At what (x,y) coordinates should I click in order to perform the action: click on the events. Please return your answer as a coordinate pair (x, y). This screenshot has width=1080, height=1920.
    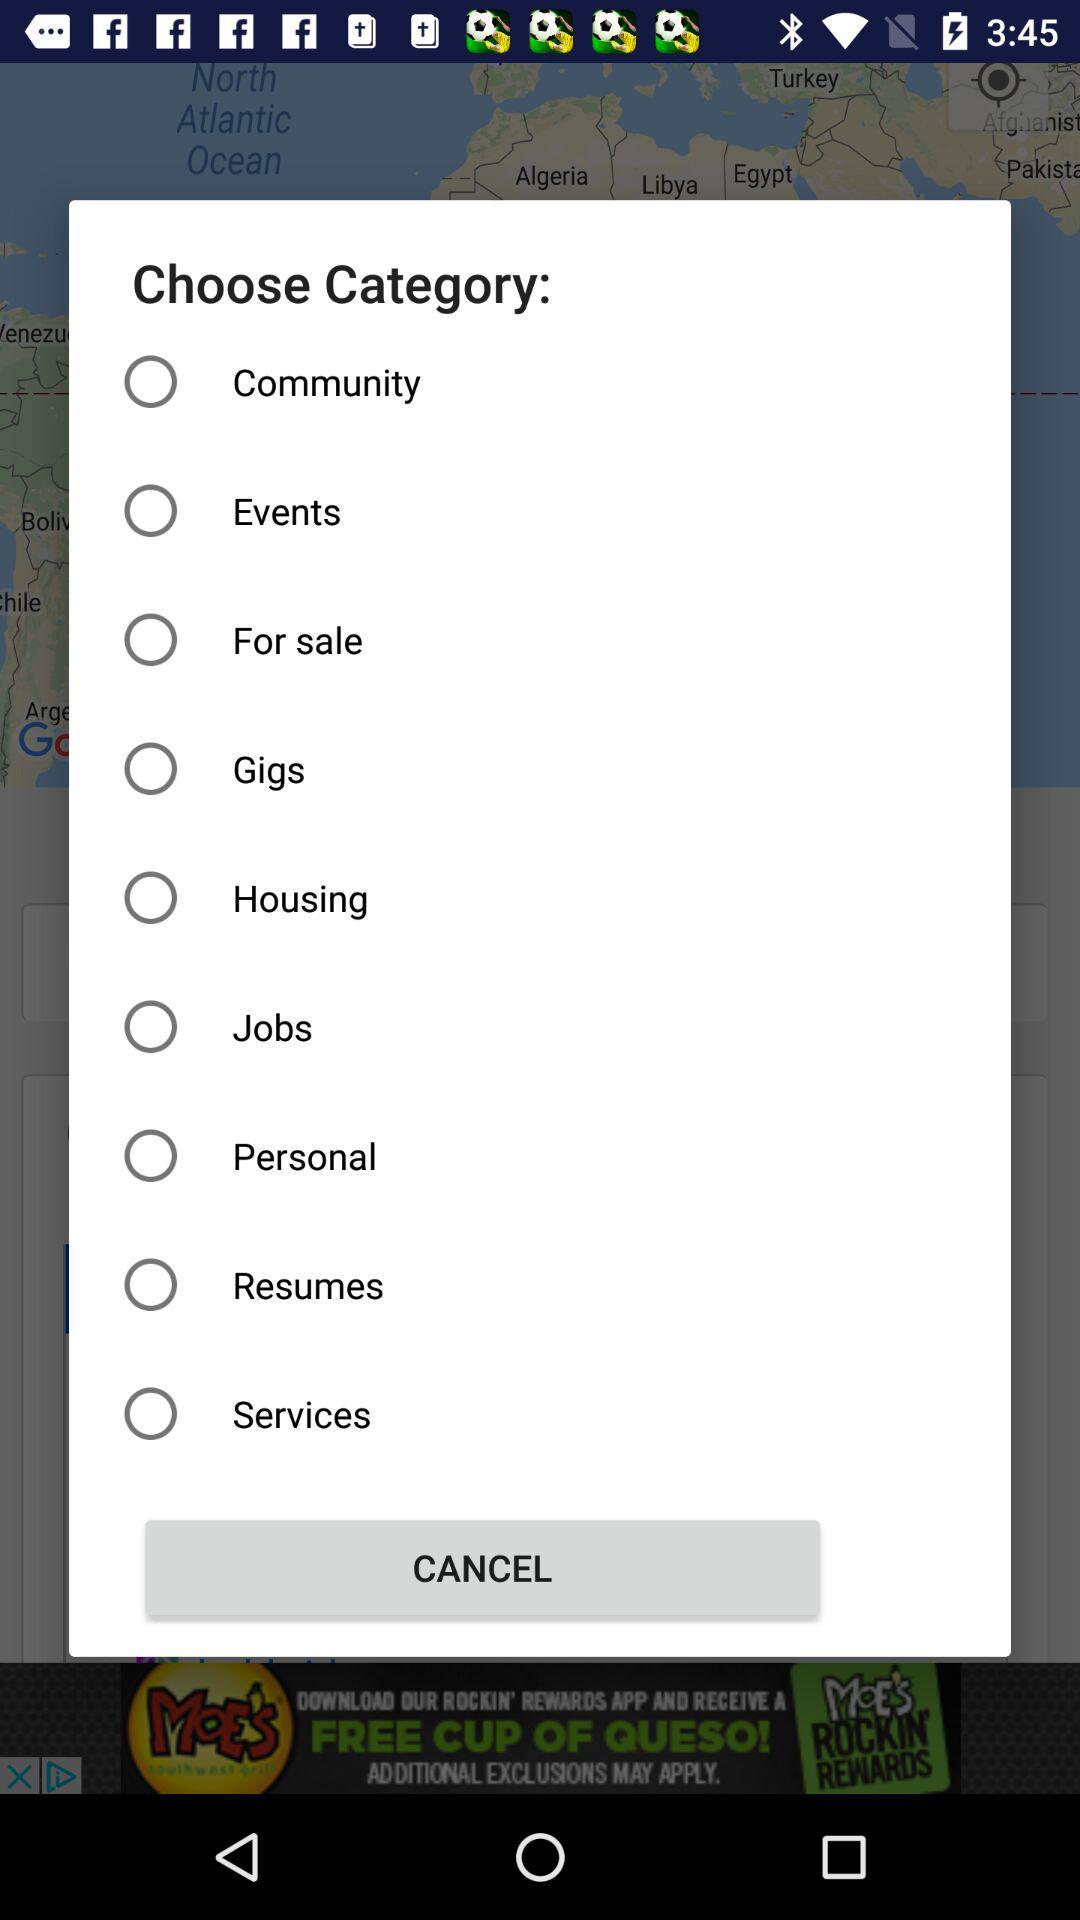
    Looking at the image, I should click on (482, 510).